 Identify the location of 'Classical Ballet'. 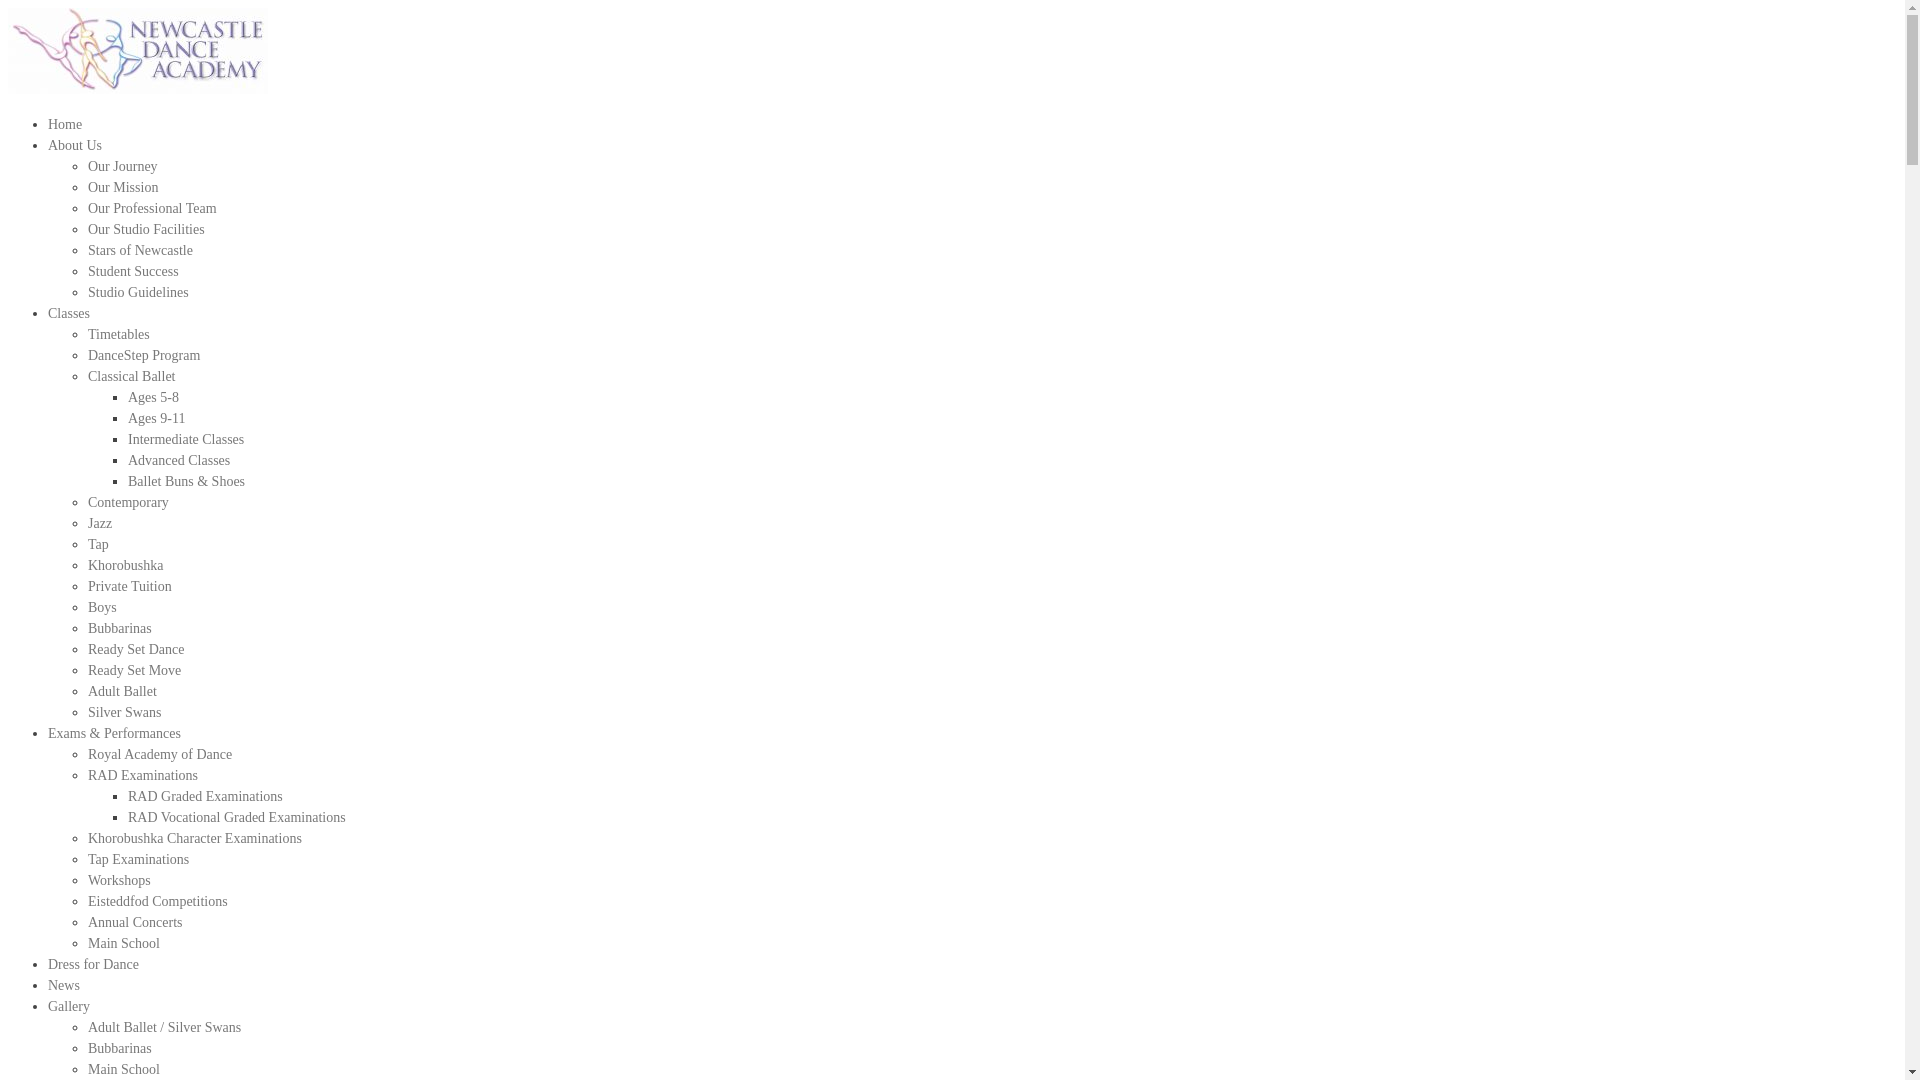
(130, 376).